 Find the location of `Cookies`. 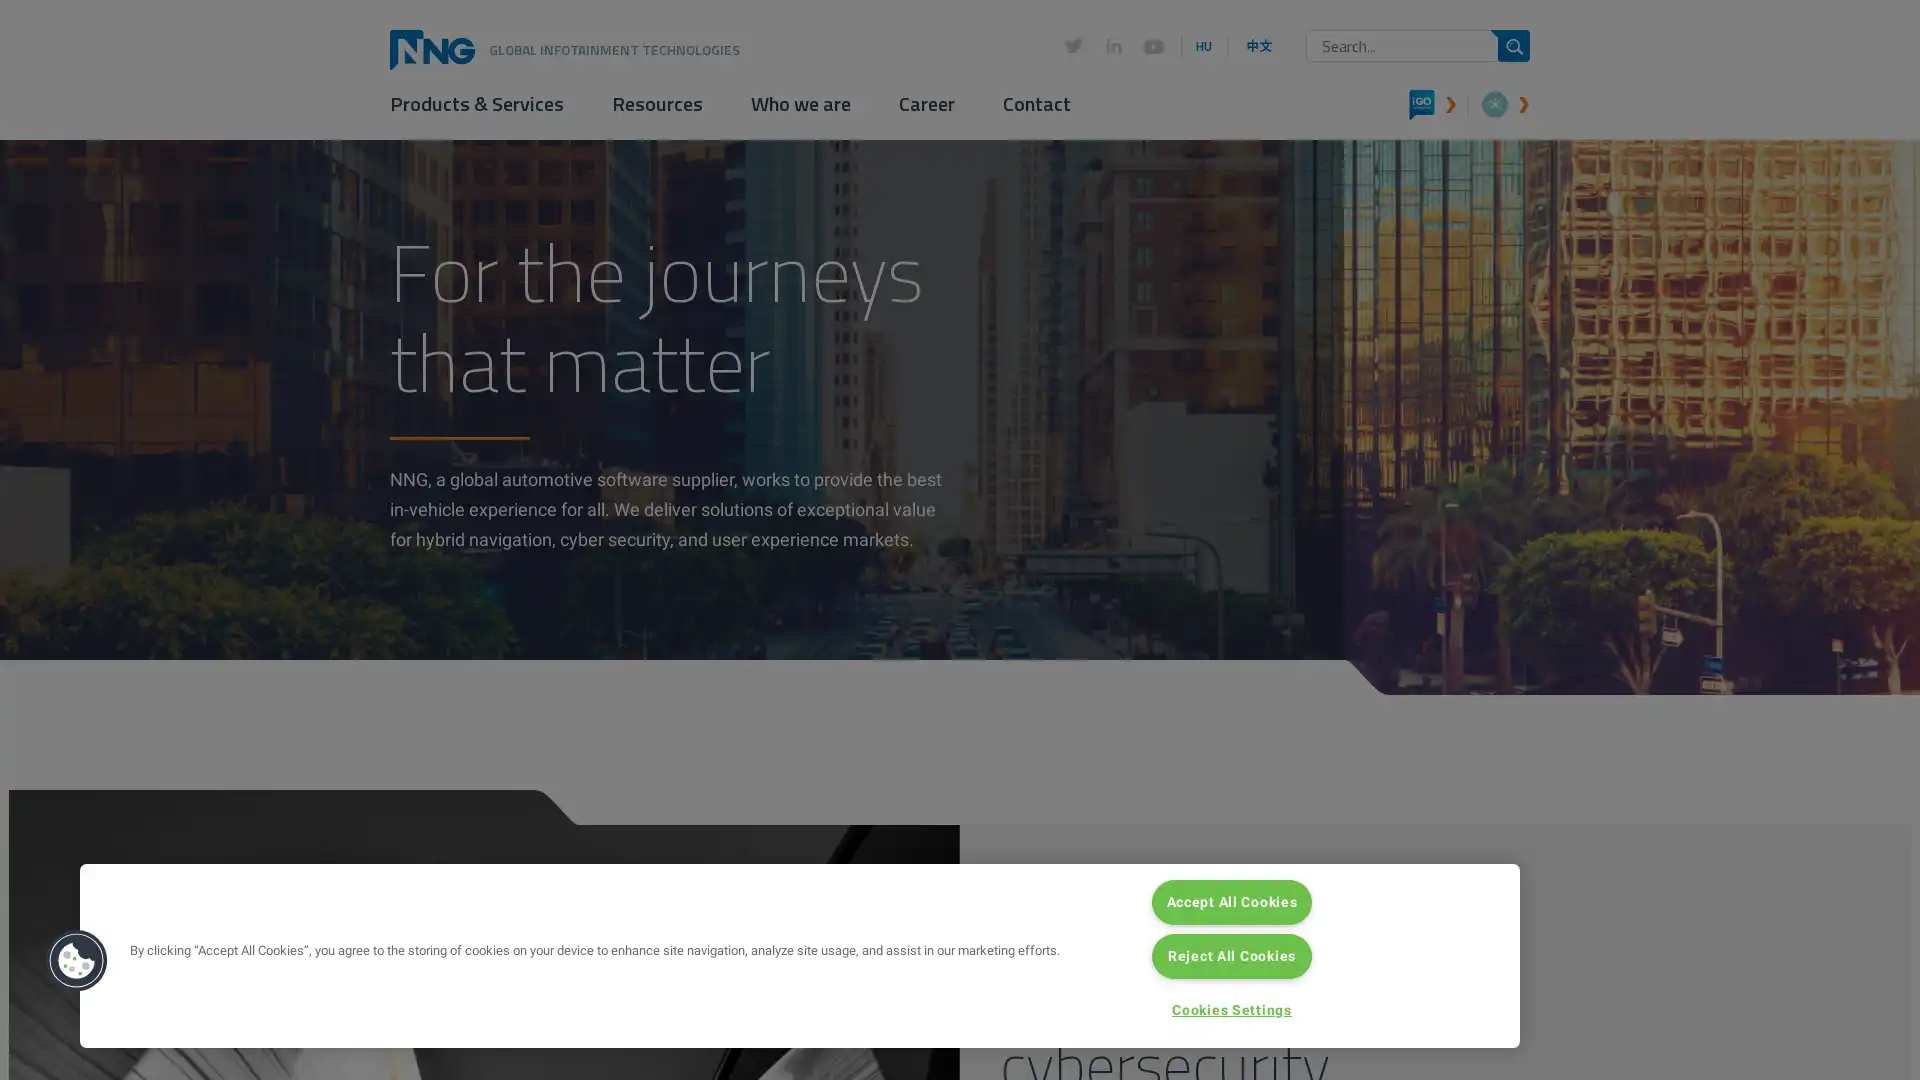

Cookies is located at coordinates (76, 959).